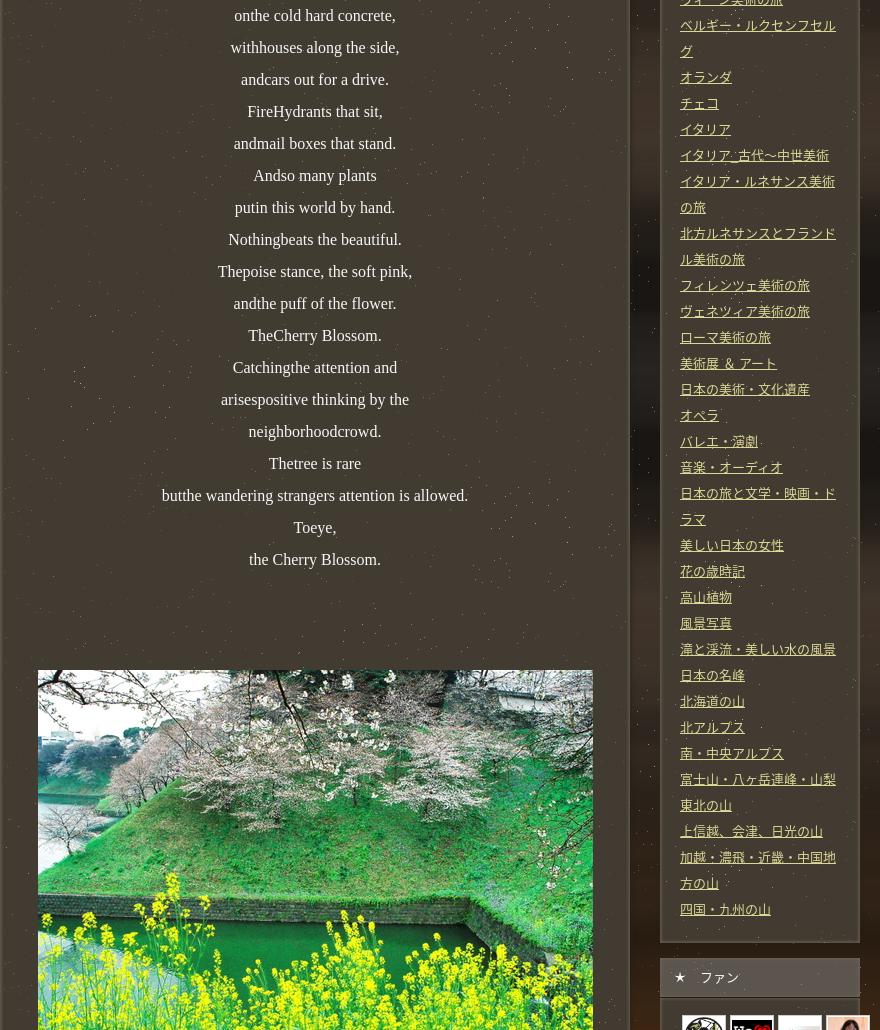 This screenshot has height=1030, width=880. What do you see at coordinates (313, 14) in the screenshot?
I see `'onthe cold hard concrete,'` at bounding box center [313, 14].